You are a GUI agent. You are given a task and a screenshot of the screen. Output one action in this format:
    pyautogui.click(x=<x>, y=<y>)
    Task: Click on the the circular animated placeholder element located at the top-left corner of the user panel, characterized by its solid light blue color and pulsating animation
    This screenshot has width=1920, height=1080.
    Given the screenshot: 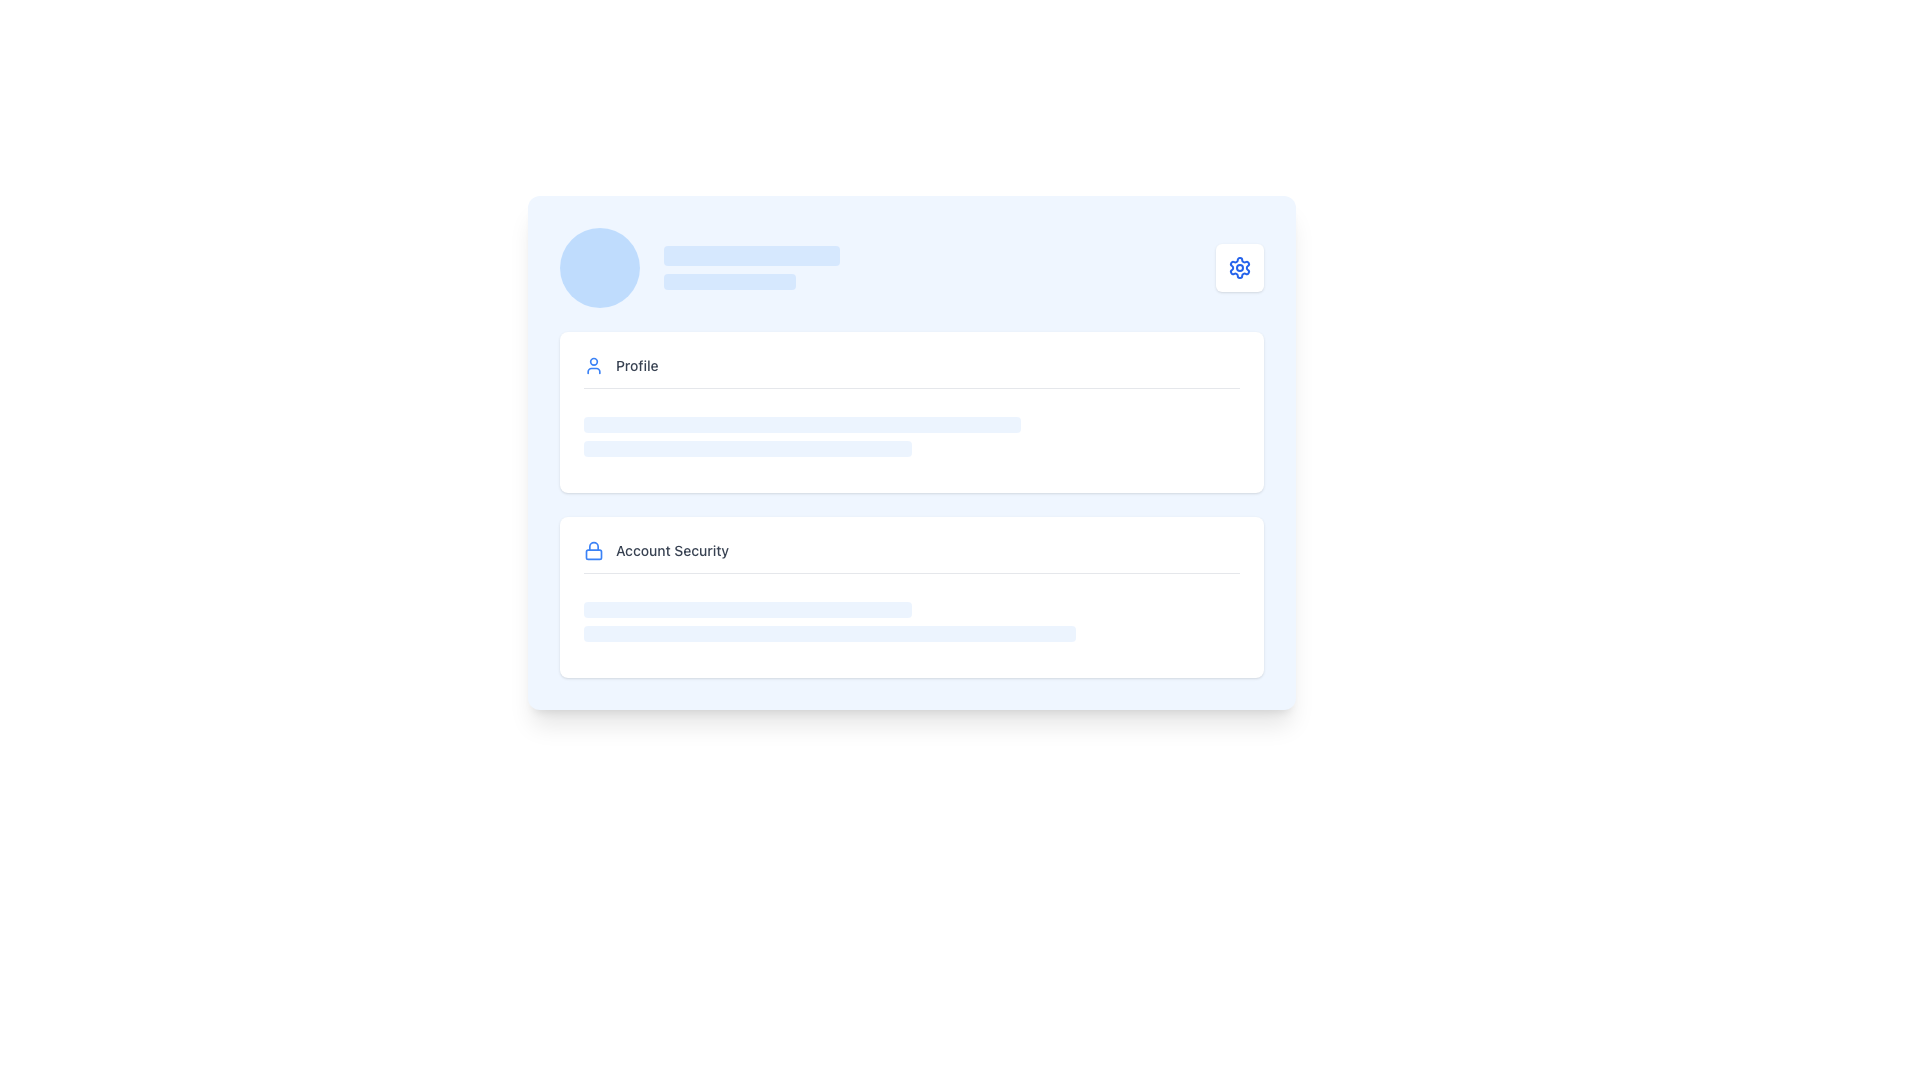 What is the action you would take?
    pyautogui.click(x=599, y=266)
    